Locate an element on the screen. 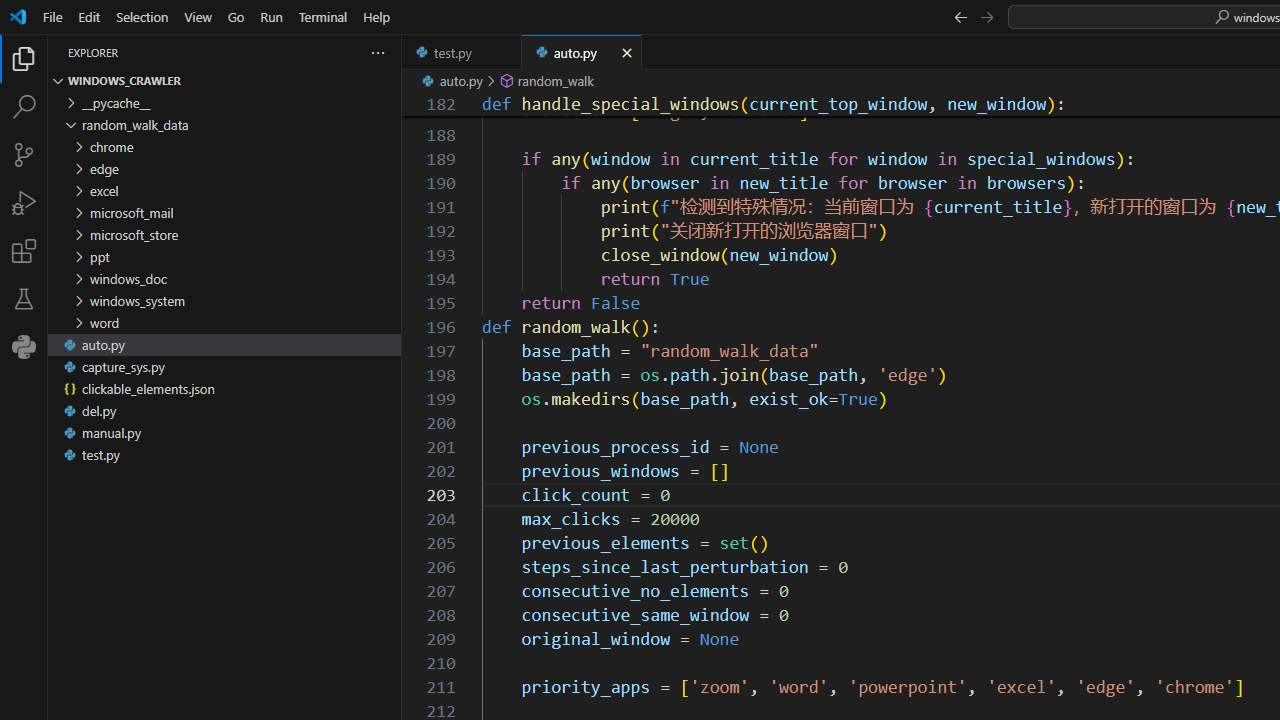  'Explorer Section: windows_crawler' is located at coordinates (224, 80).